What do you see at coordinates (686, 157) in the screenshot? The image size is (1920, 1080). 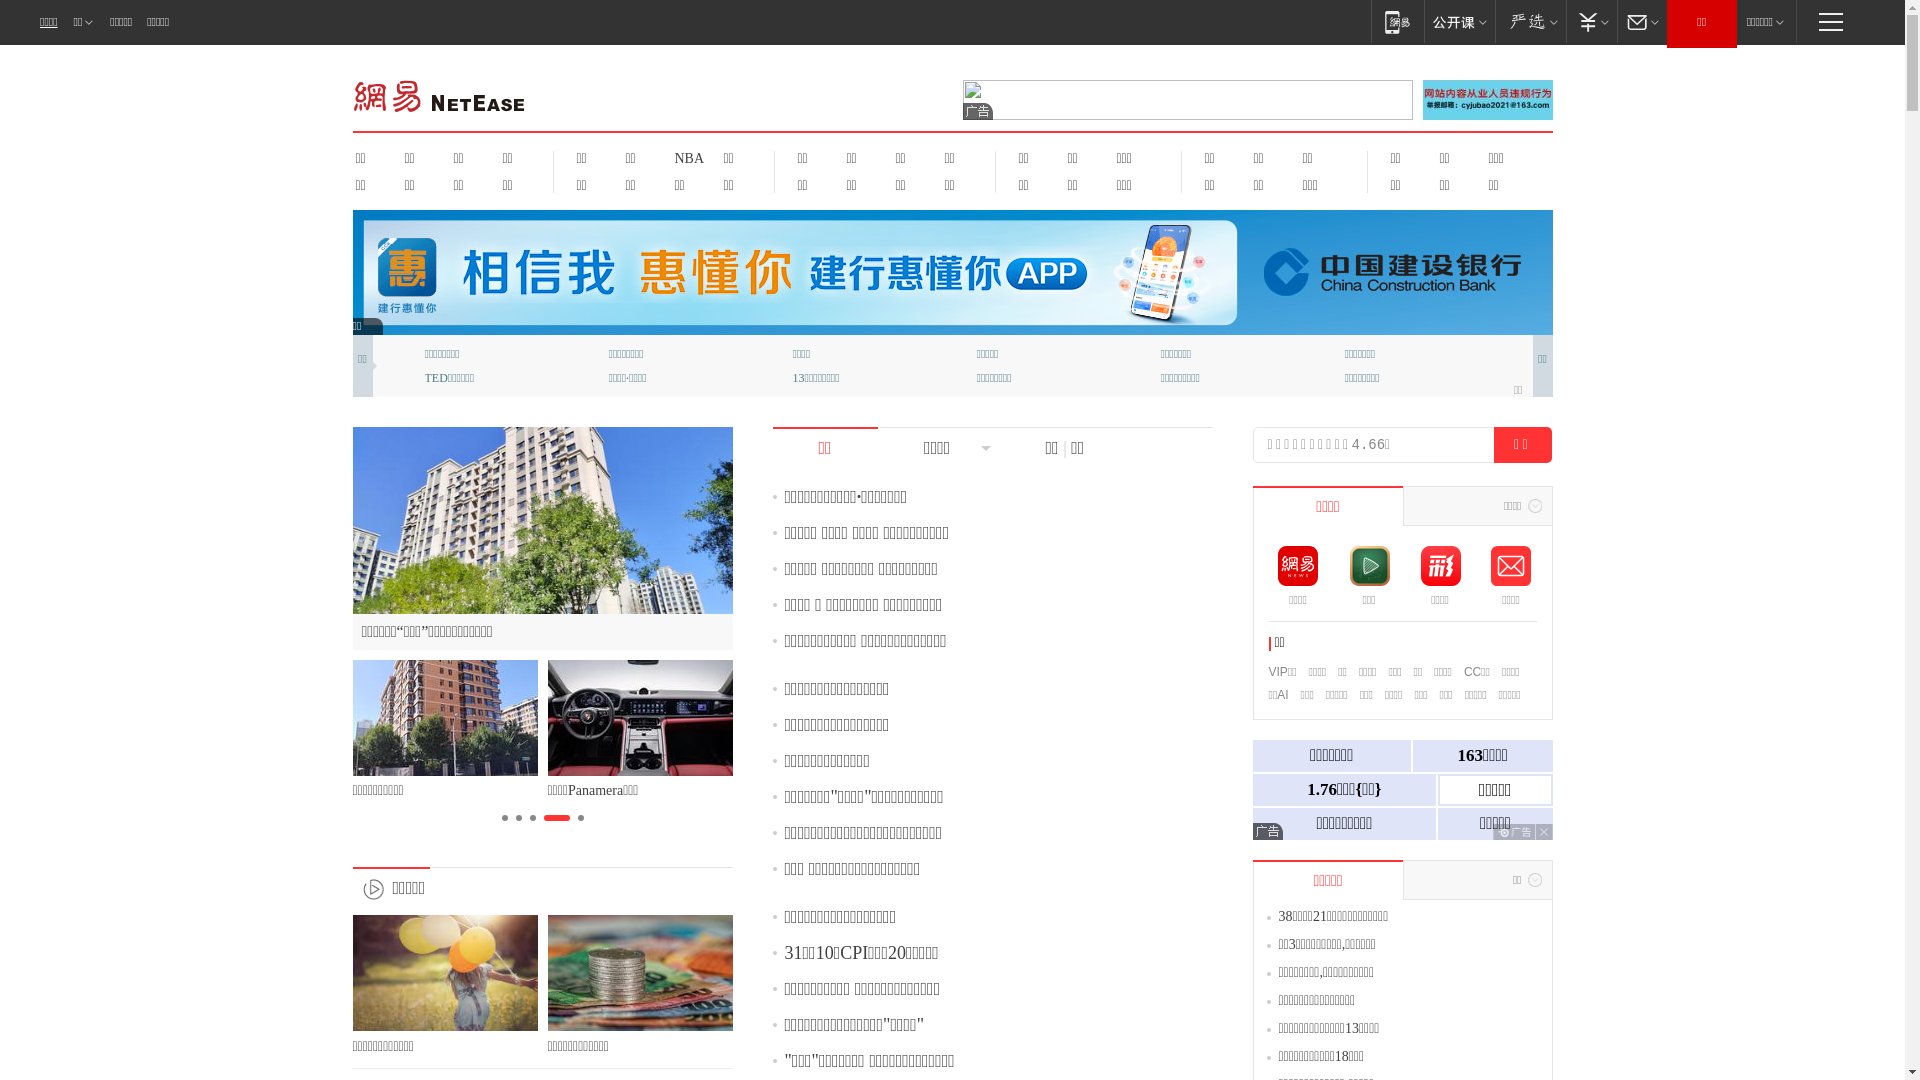 I see `'NBA'` at bounding box center [686, 157].